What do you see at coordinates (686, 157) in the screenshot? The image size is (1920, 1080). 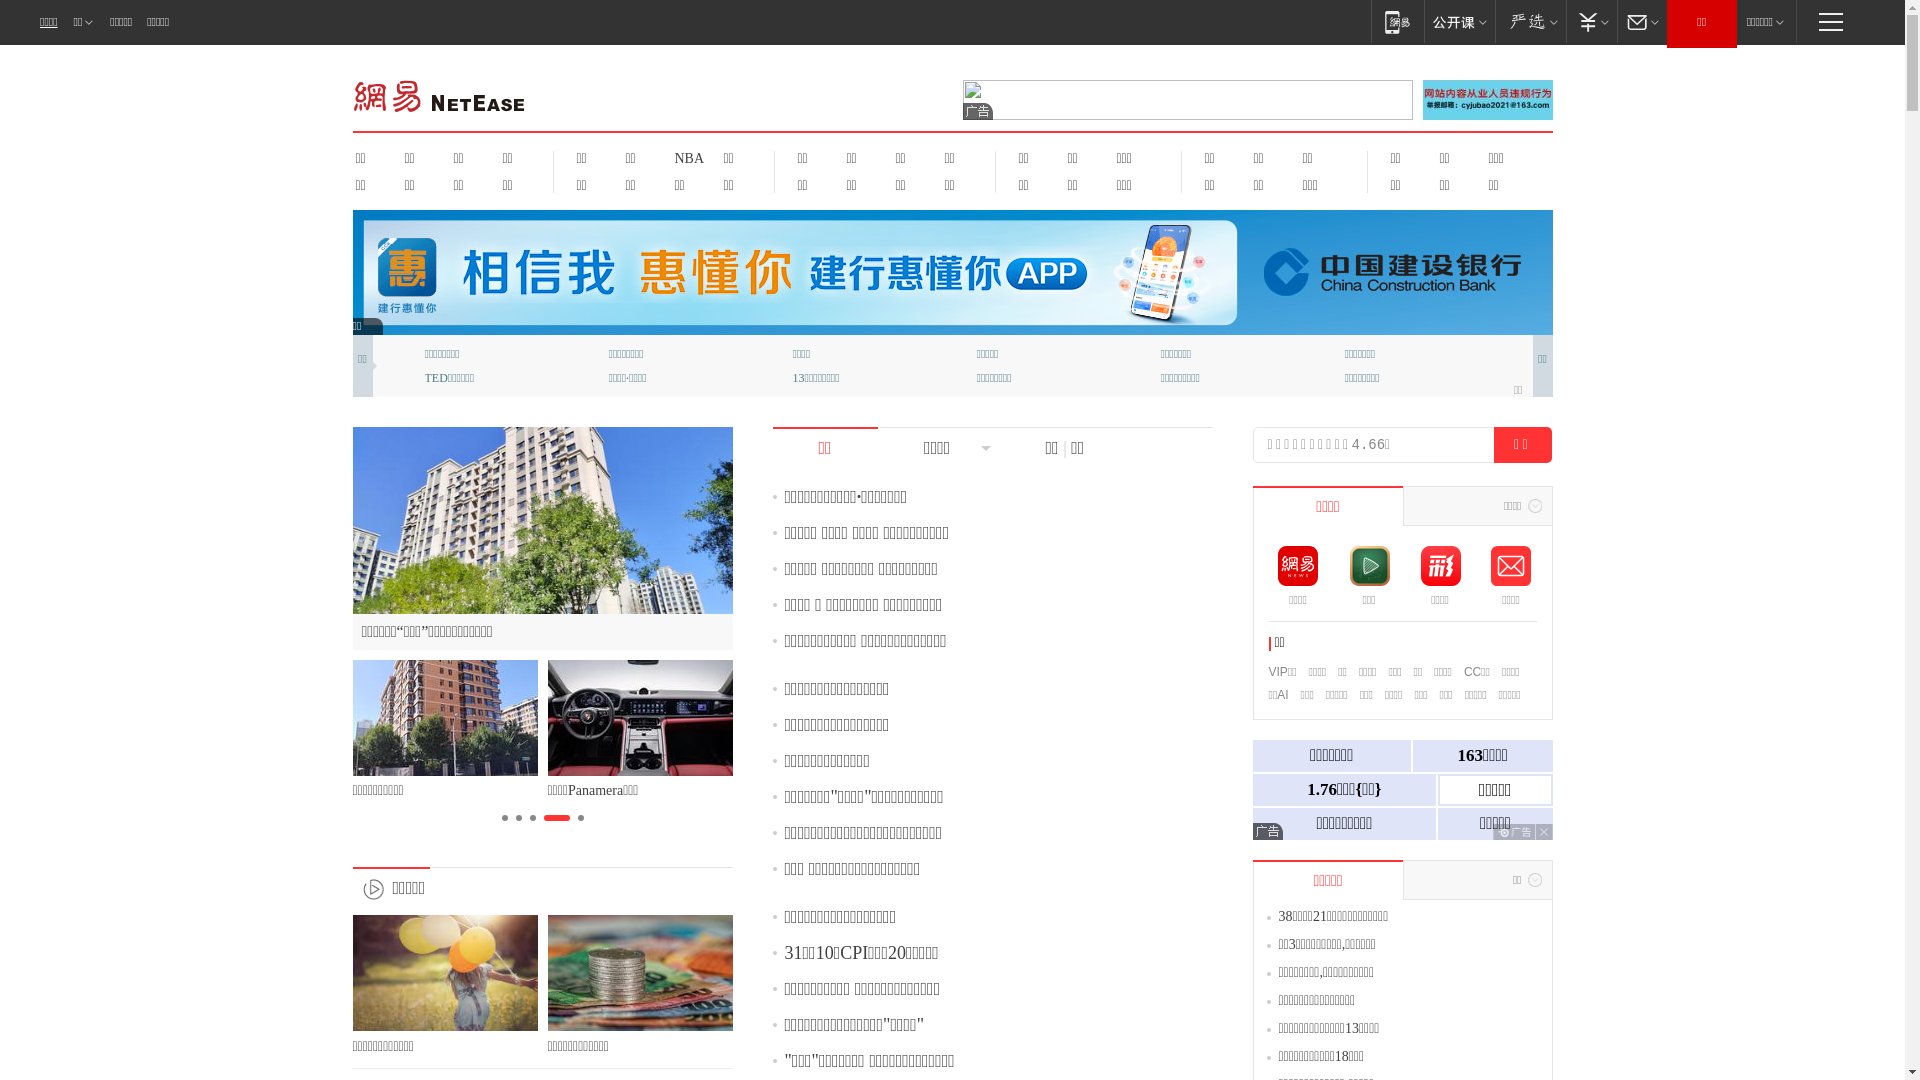 I see `'NBA'` at bounding box center [686, 157].